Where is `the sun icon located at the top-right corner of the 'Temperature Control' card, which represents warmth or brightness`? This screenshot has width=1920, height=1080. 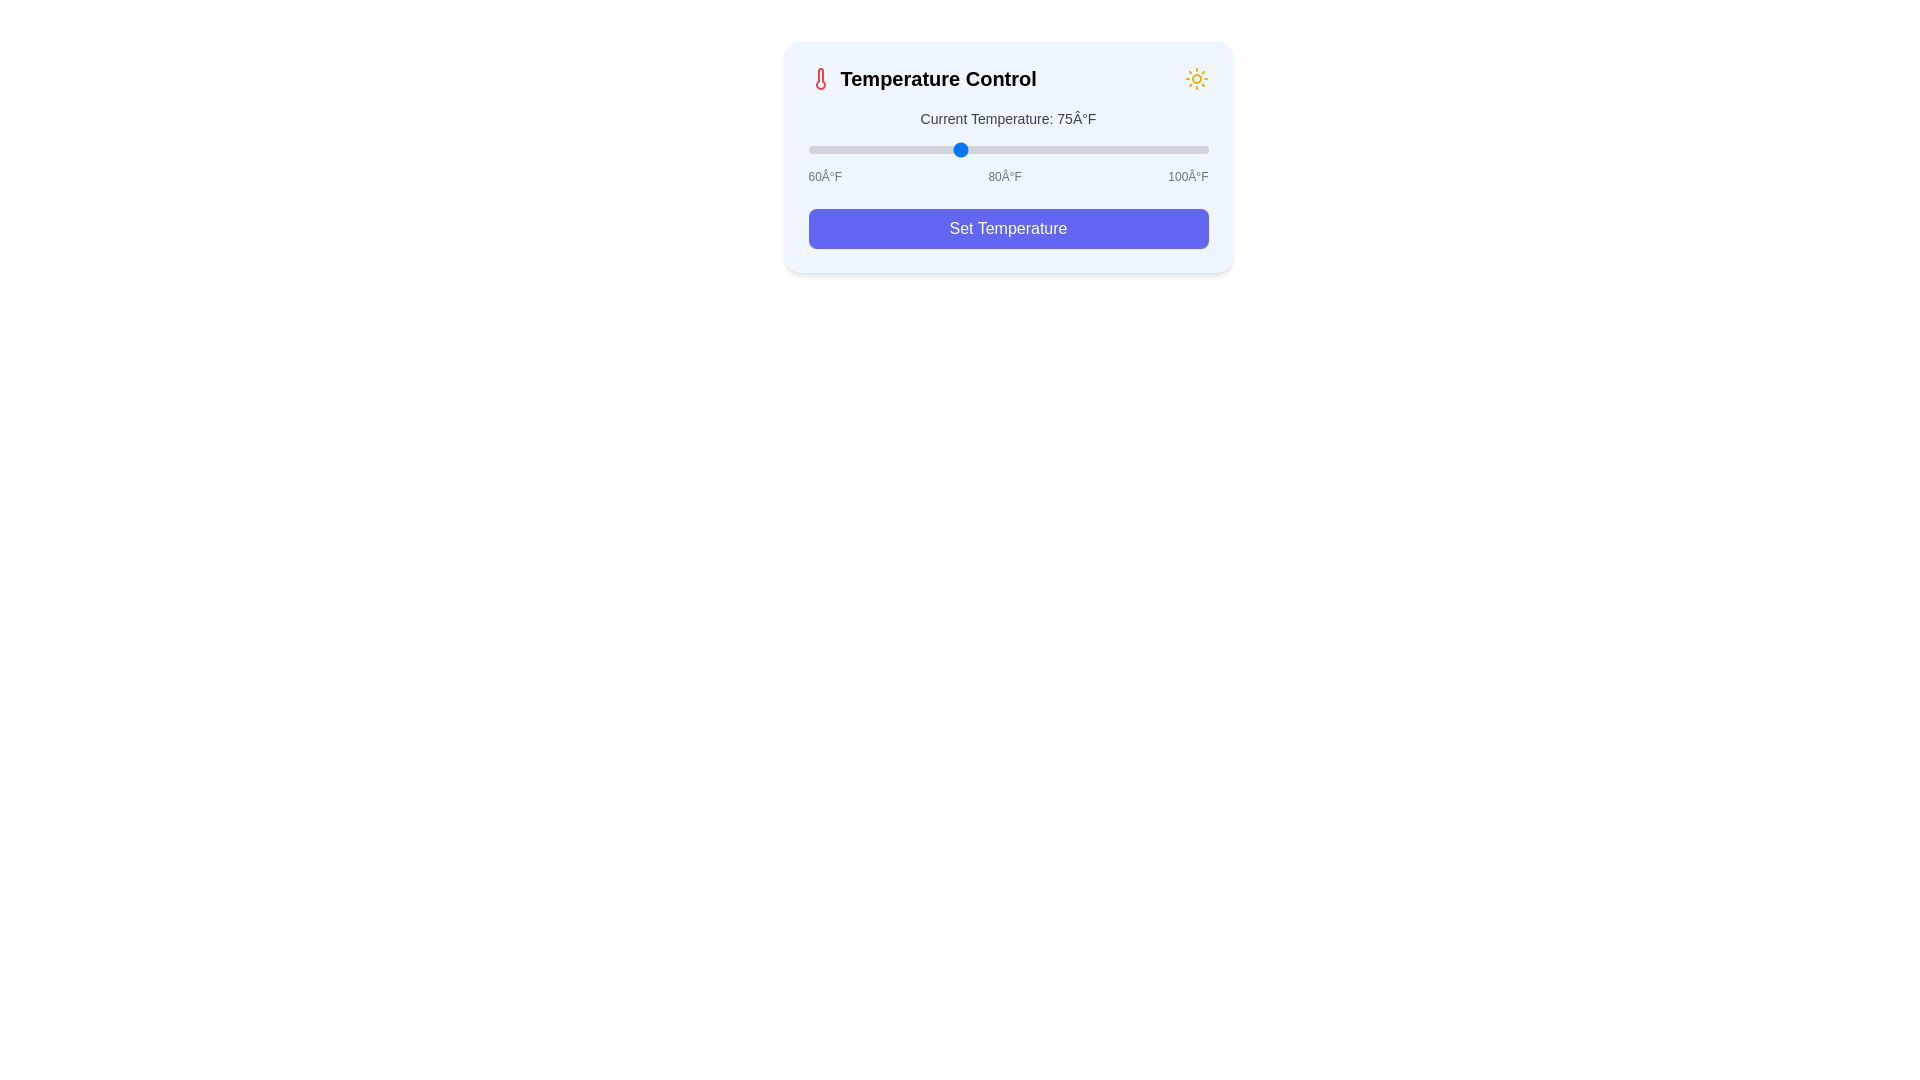 the sun icon located at the top-right corner of the 'Temperature Control' card, which represents warmth or brightness is located at coordinates (1196, 77).